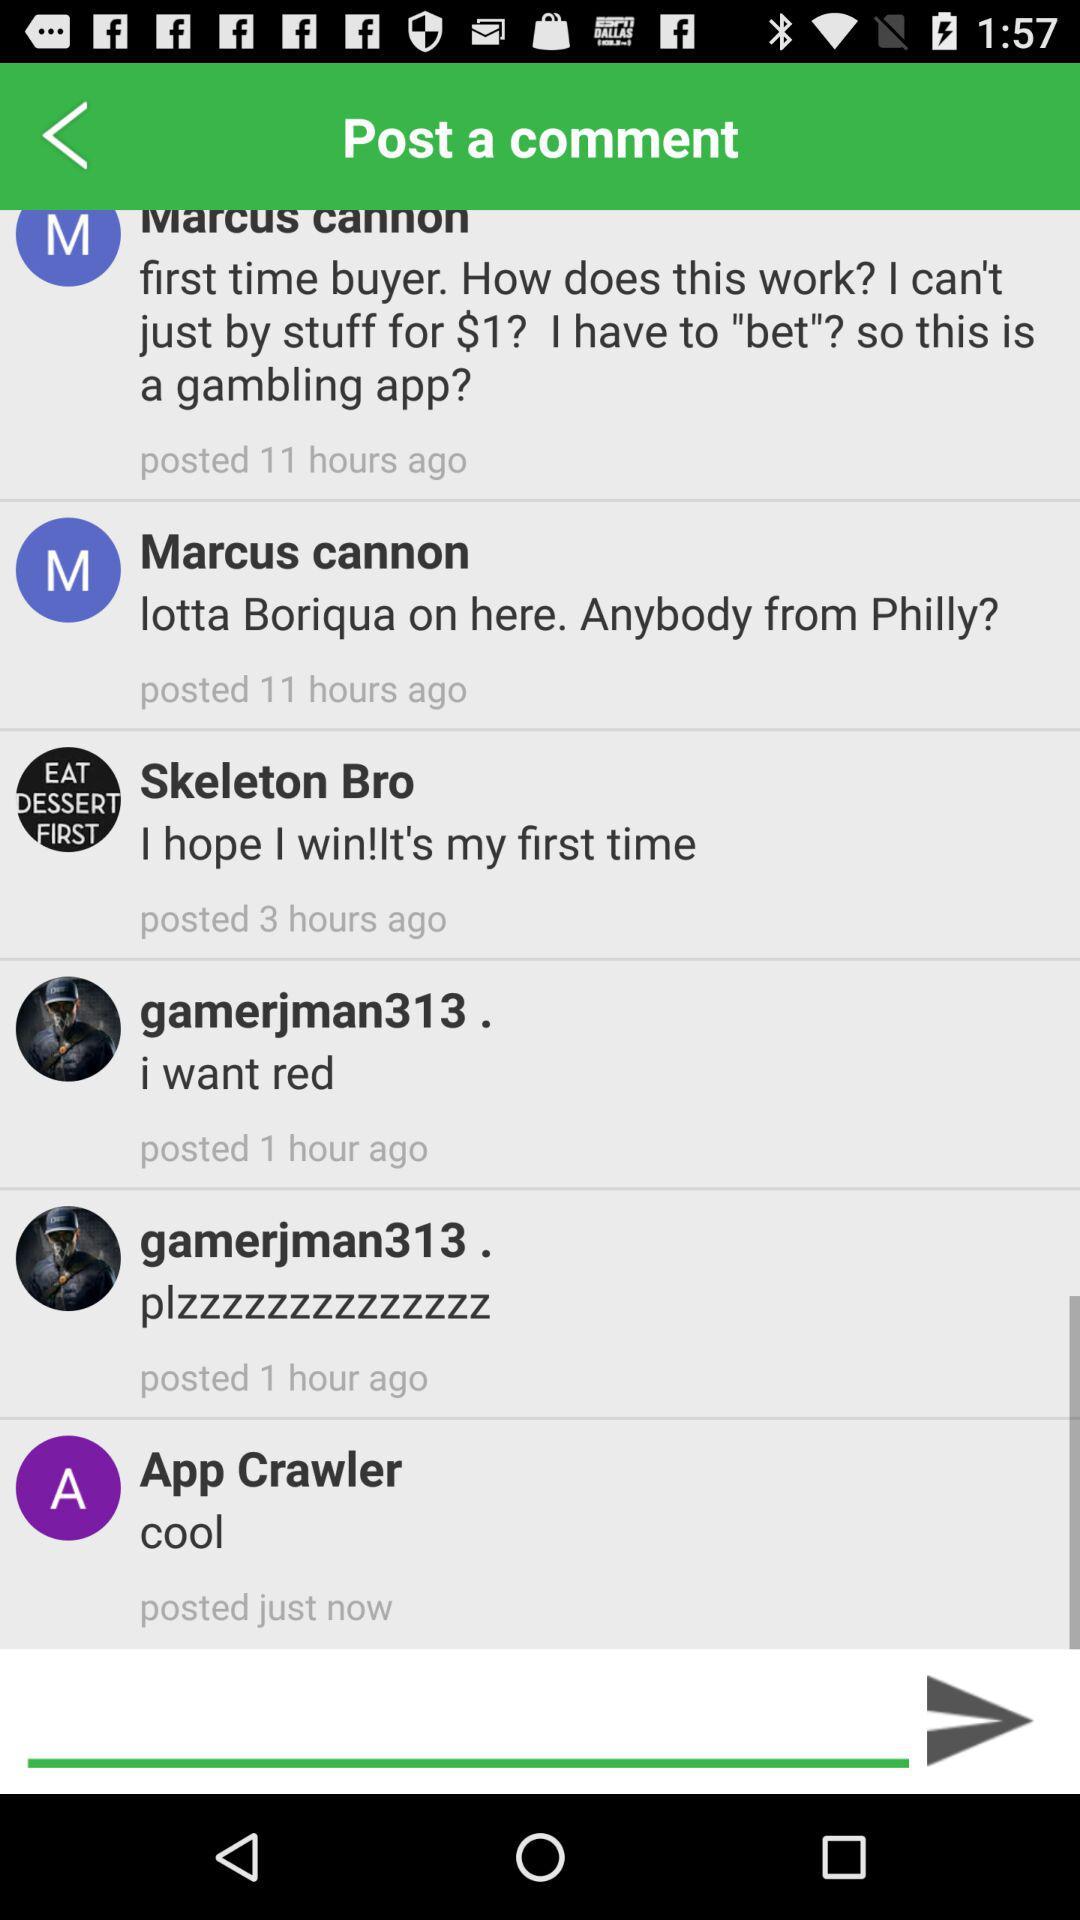 This screenshot has width=1080, height=1920. Describe the element at coordinates (467, 1720) in the screenshot. I see `the item below posted just now` at that location.